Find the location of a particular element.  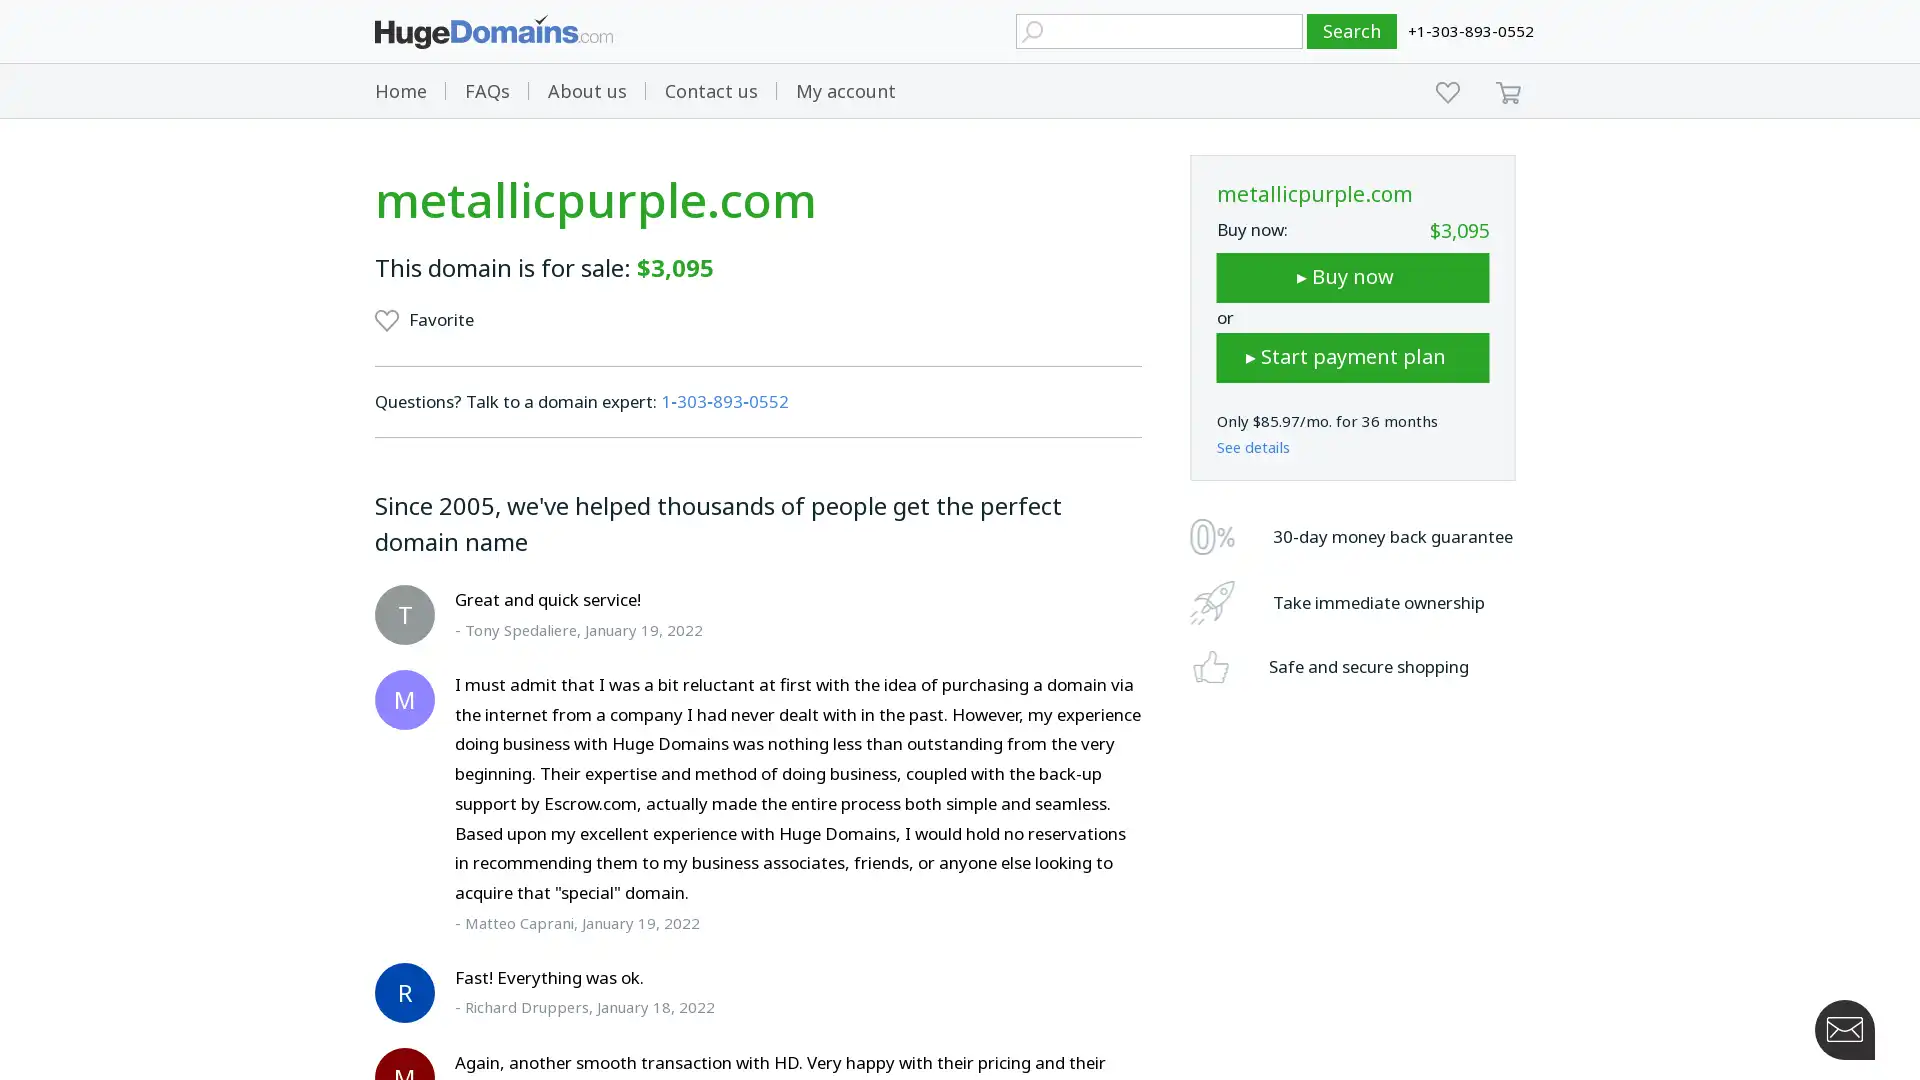

Search is located at coordinates (1352, 31).